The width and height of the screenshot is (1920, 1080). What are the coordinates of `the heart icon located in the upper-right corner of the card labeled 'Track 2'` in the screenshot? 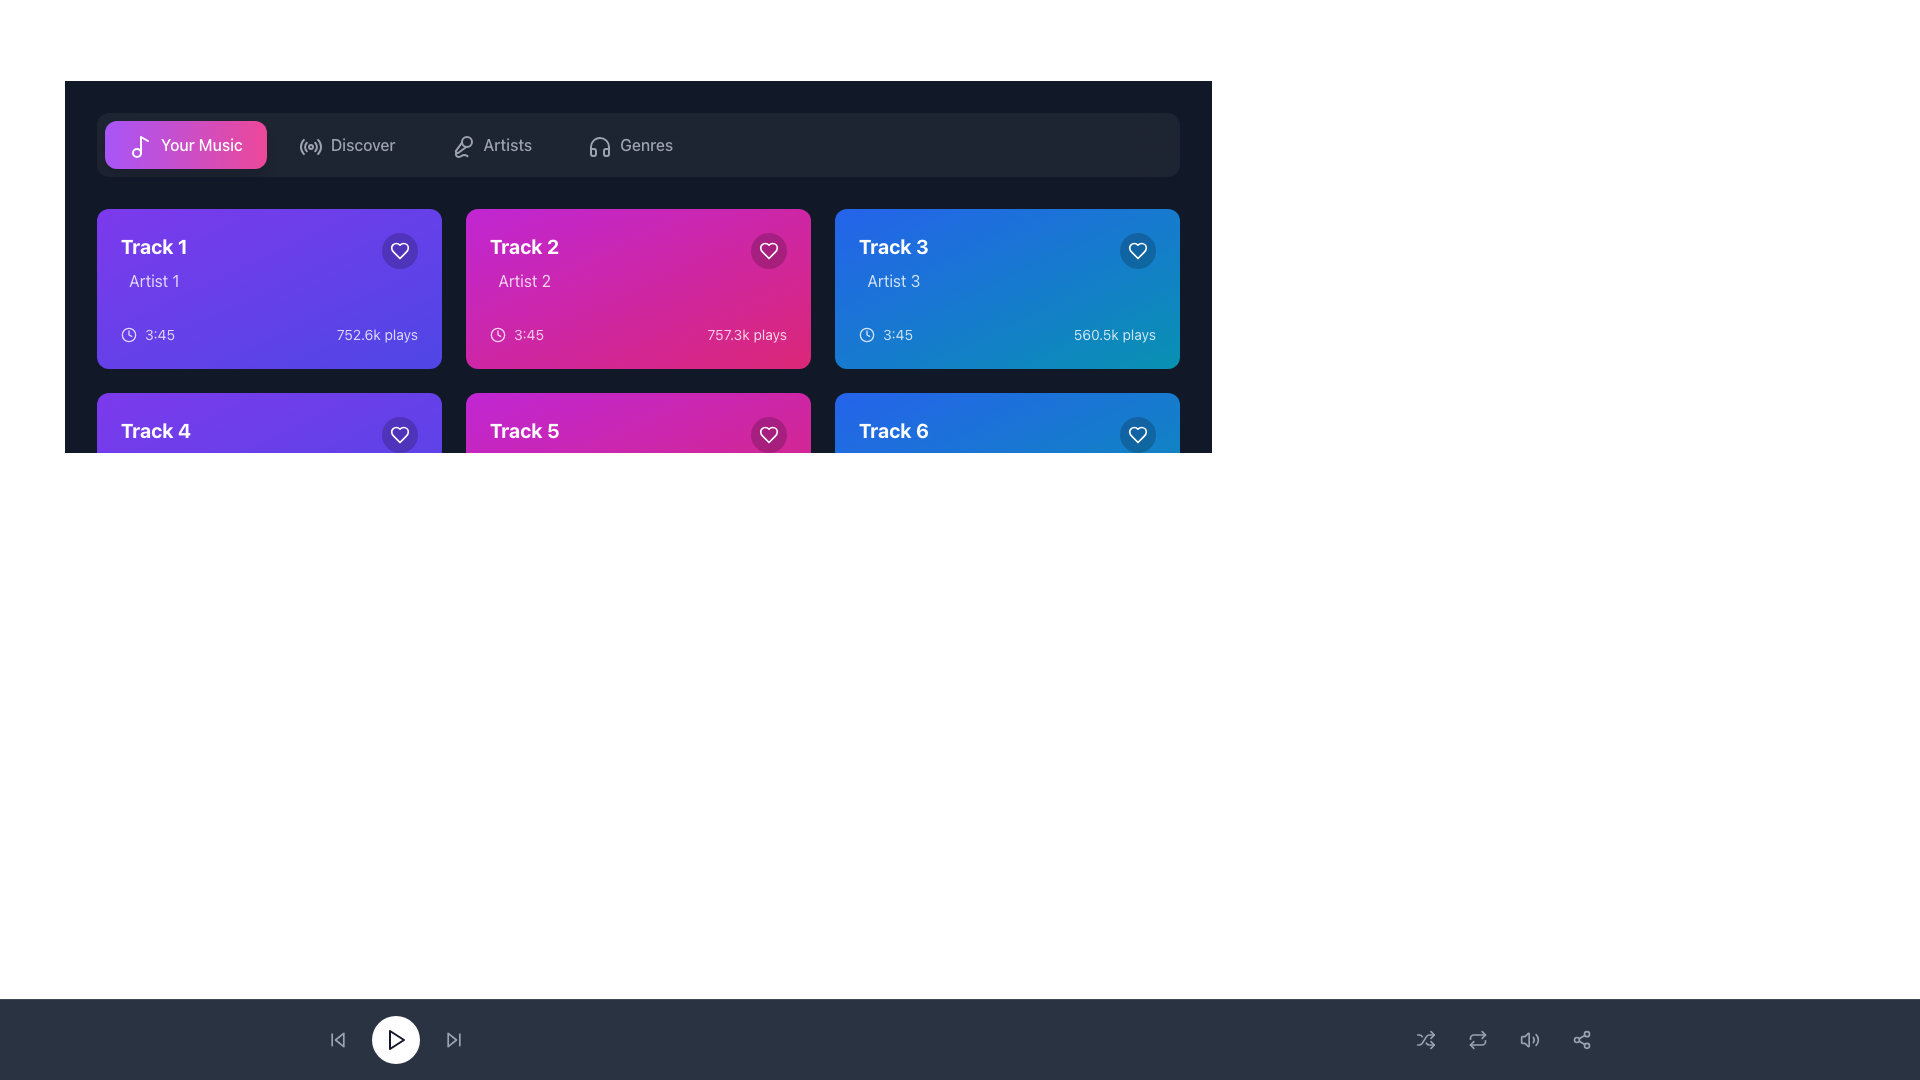 It's located at (767, 249).